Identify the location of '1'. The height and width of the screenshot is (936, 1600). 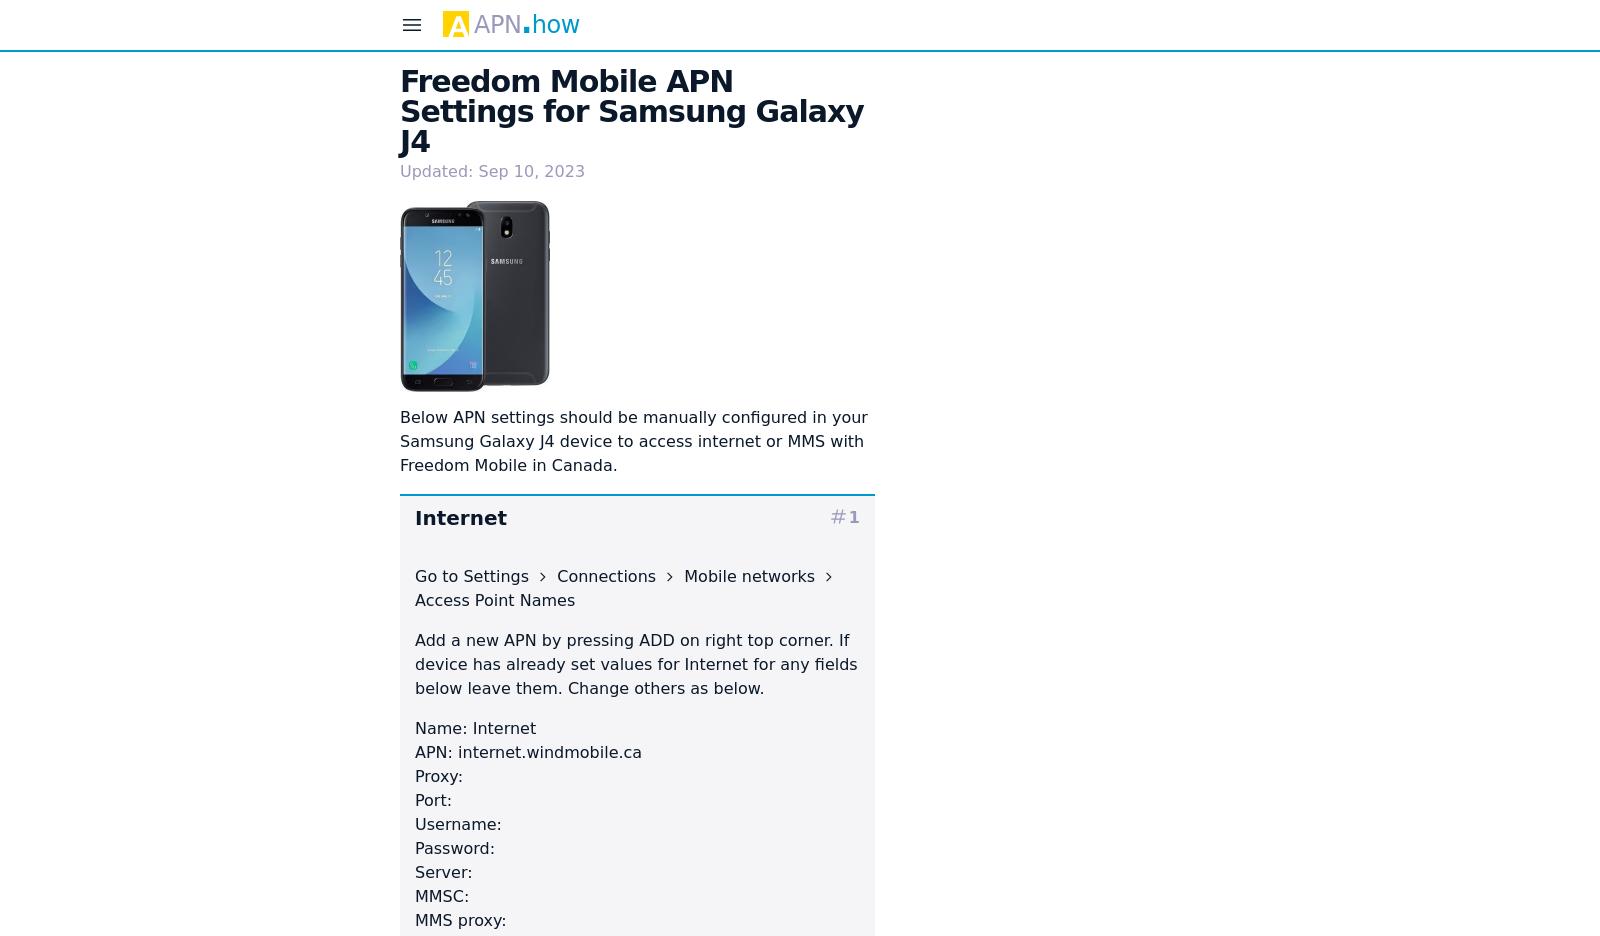
(852, 516).